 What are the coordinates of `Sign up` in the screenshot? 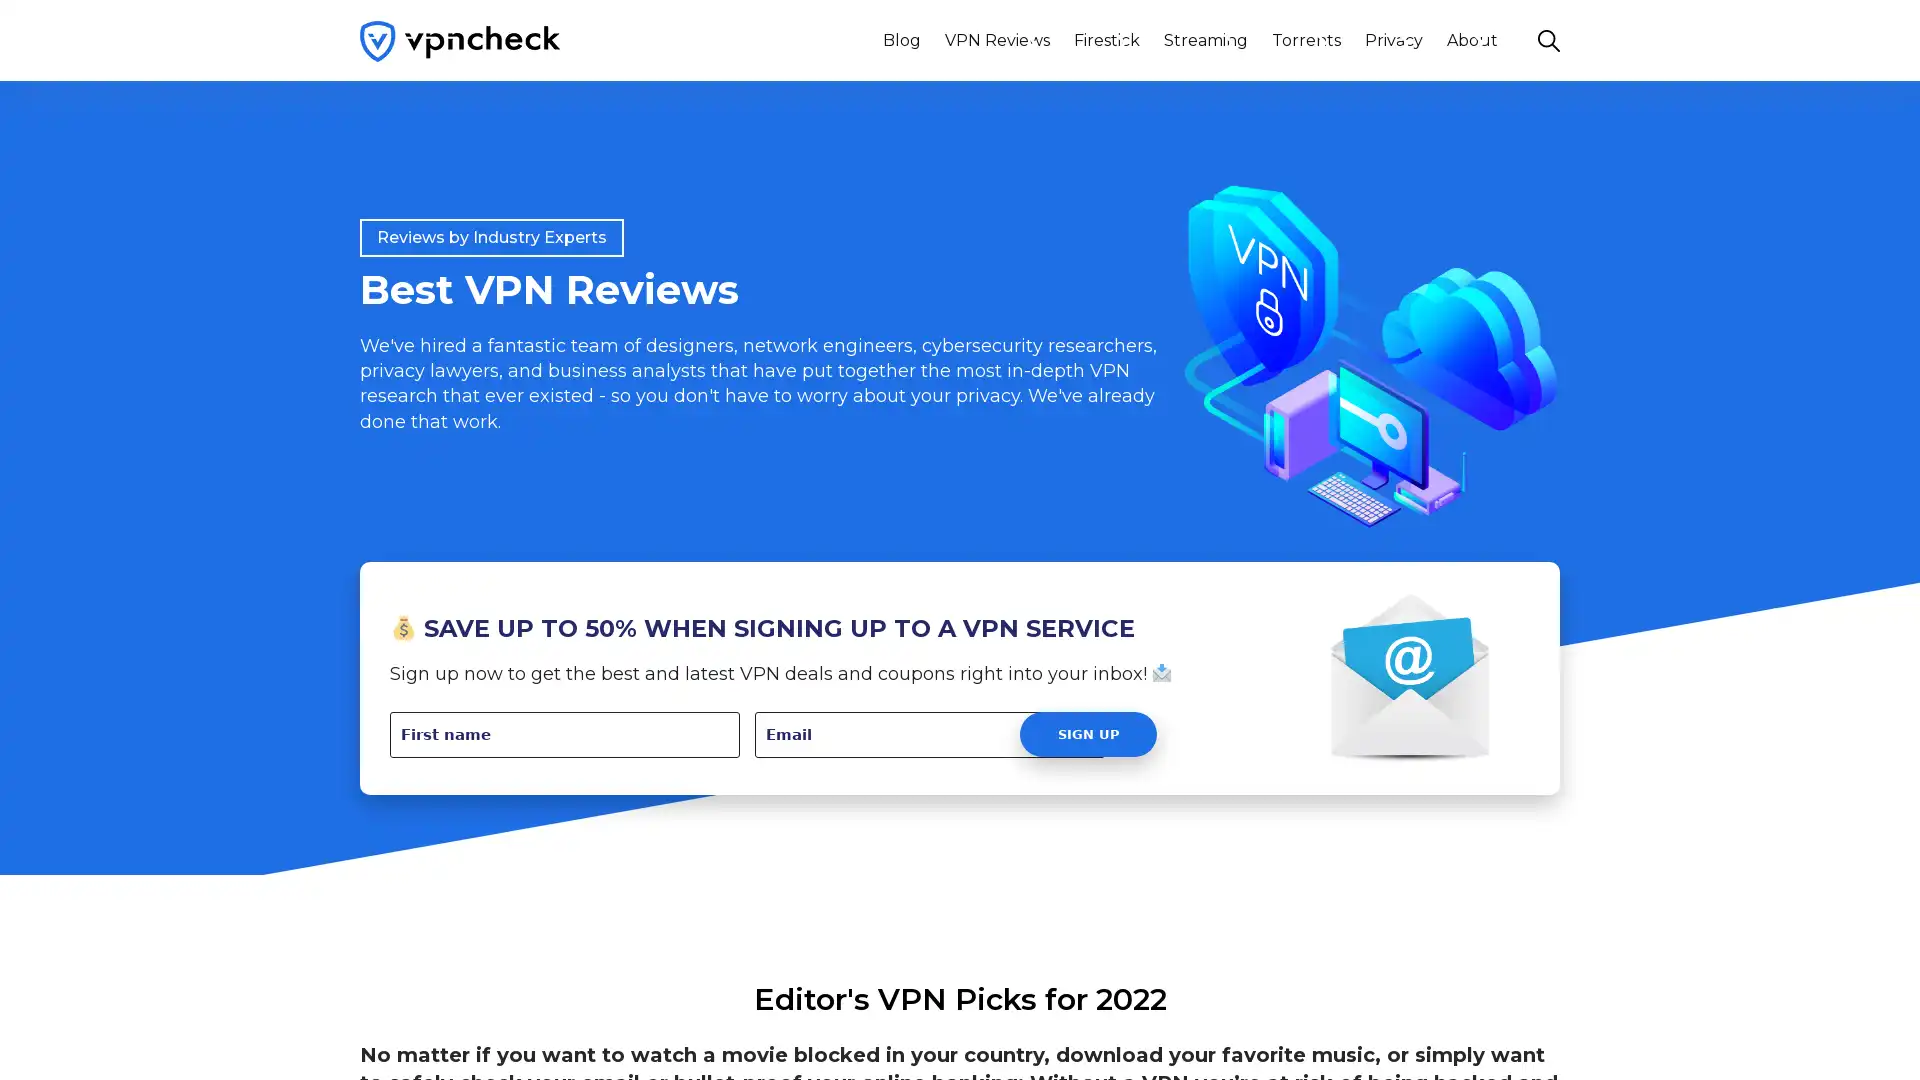 It's located at (1087, 734).